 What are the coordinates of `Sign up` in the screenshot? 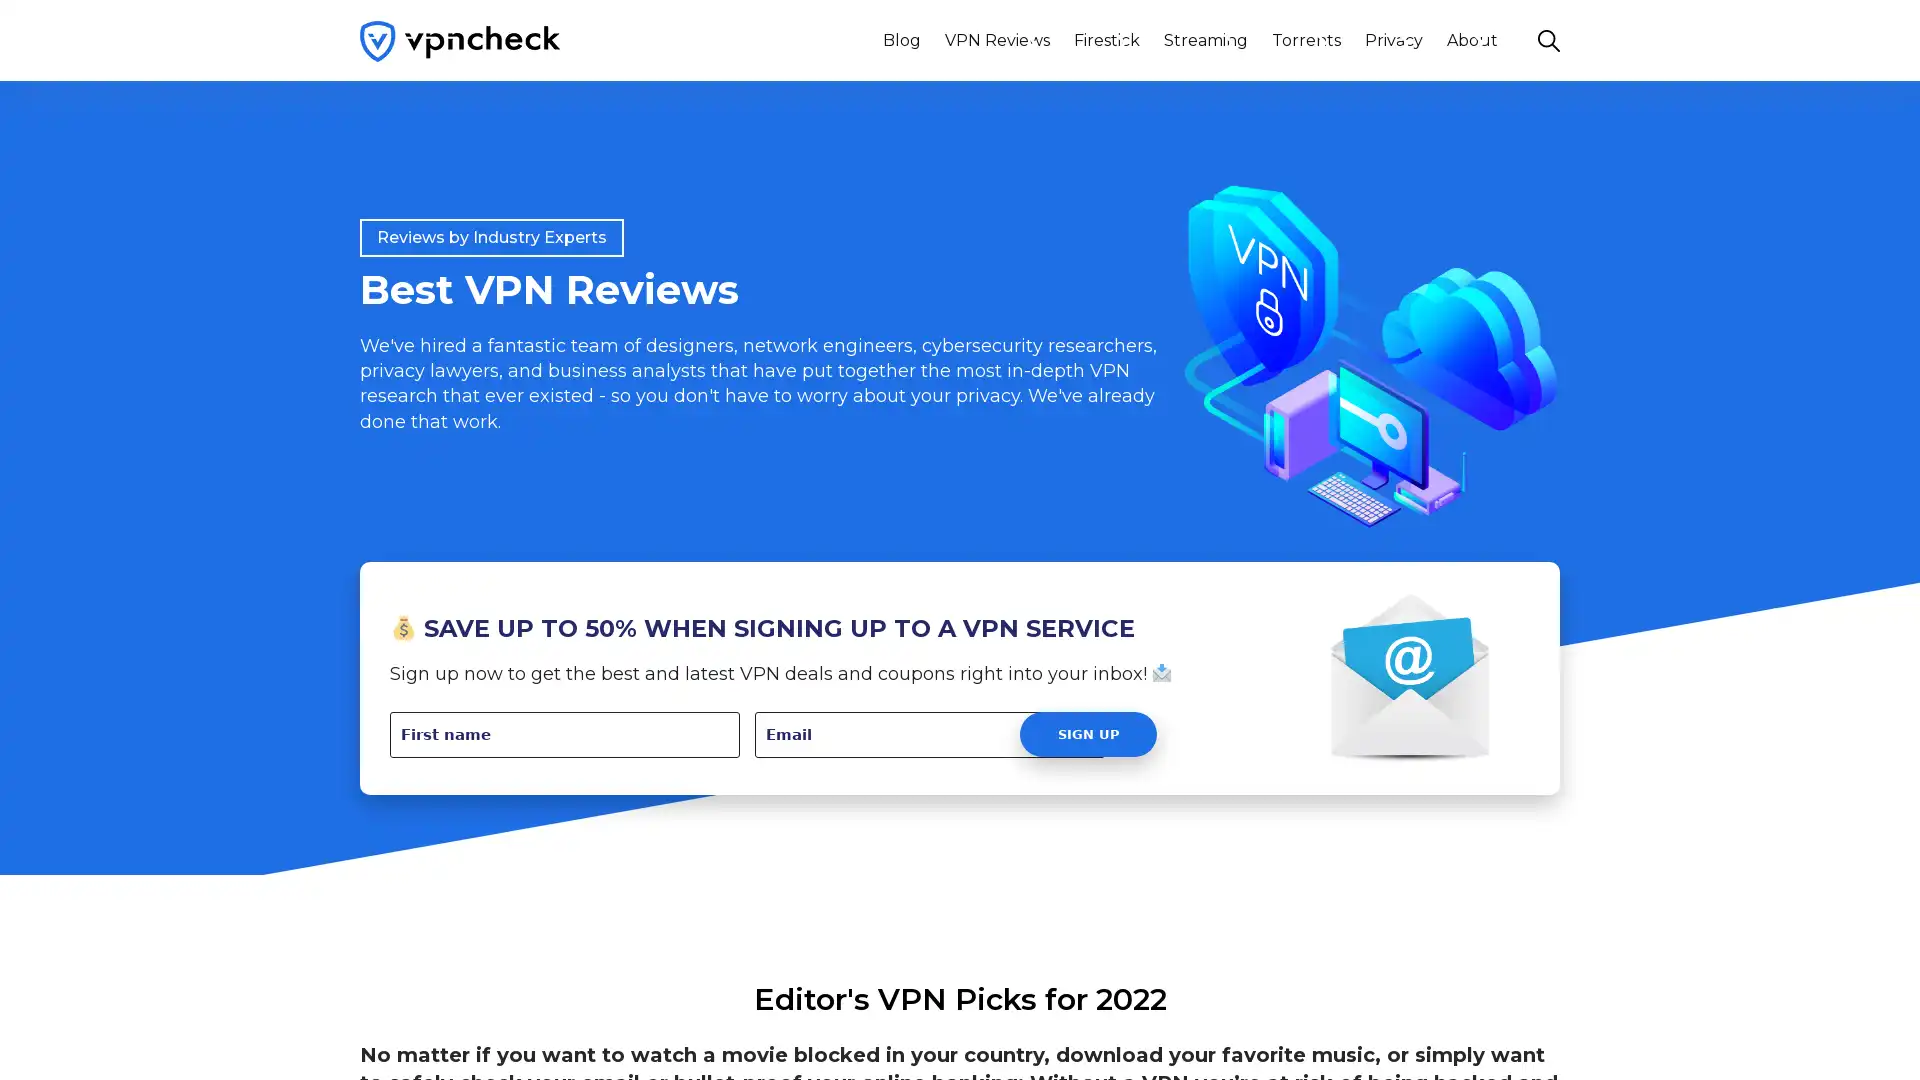 It's located at (1087, 734).